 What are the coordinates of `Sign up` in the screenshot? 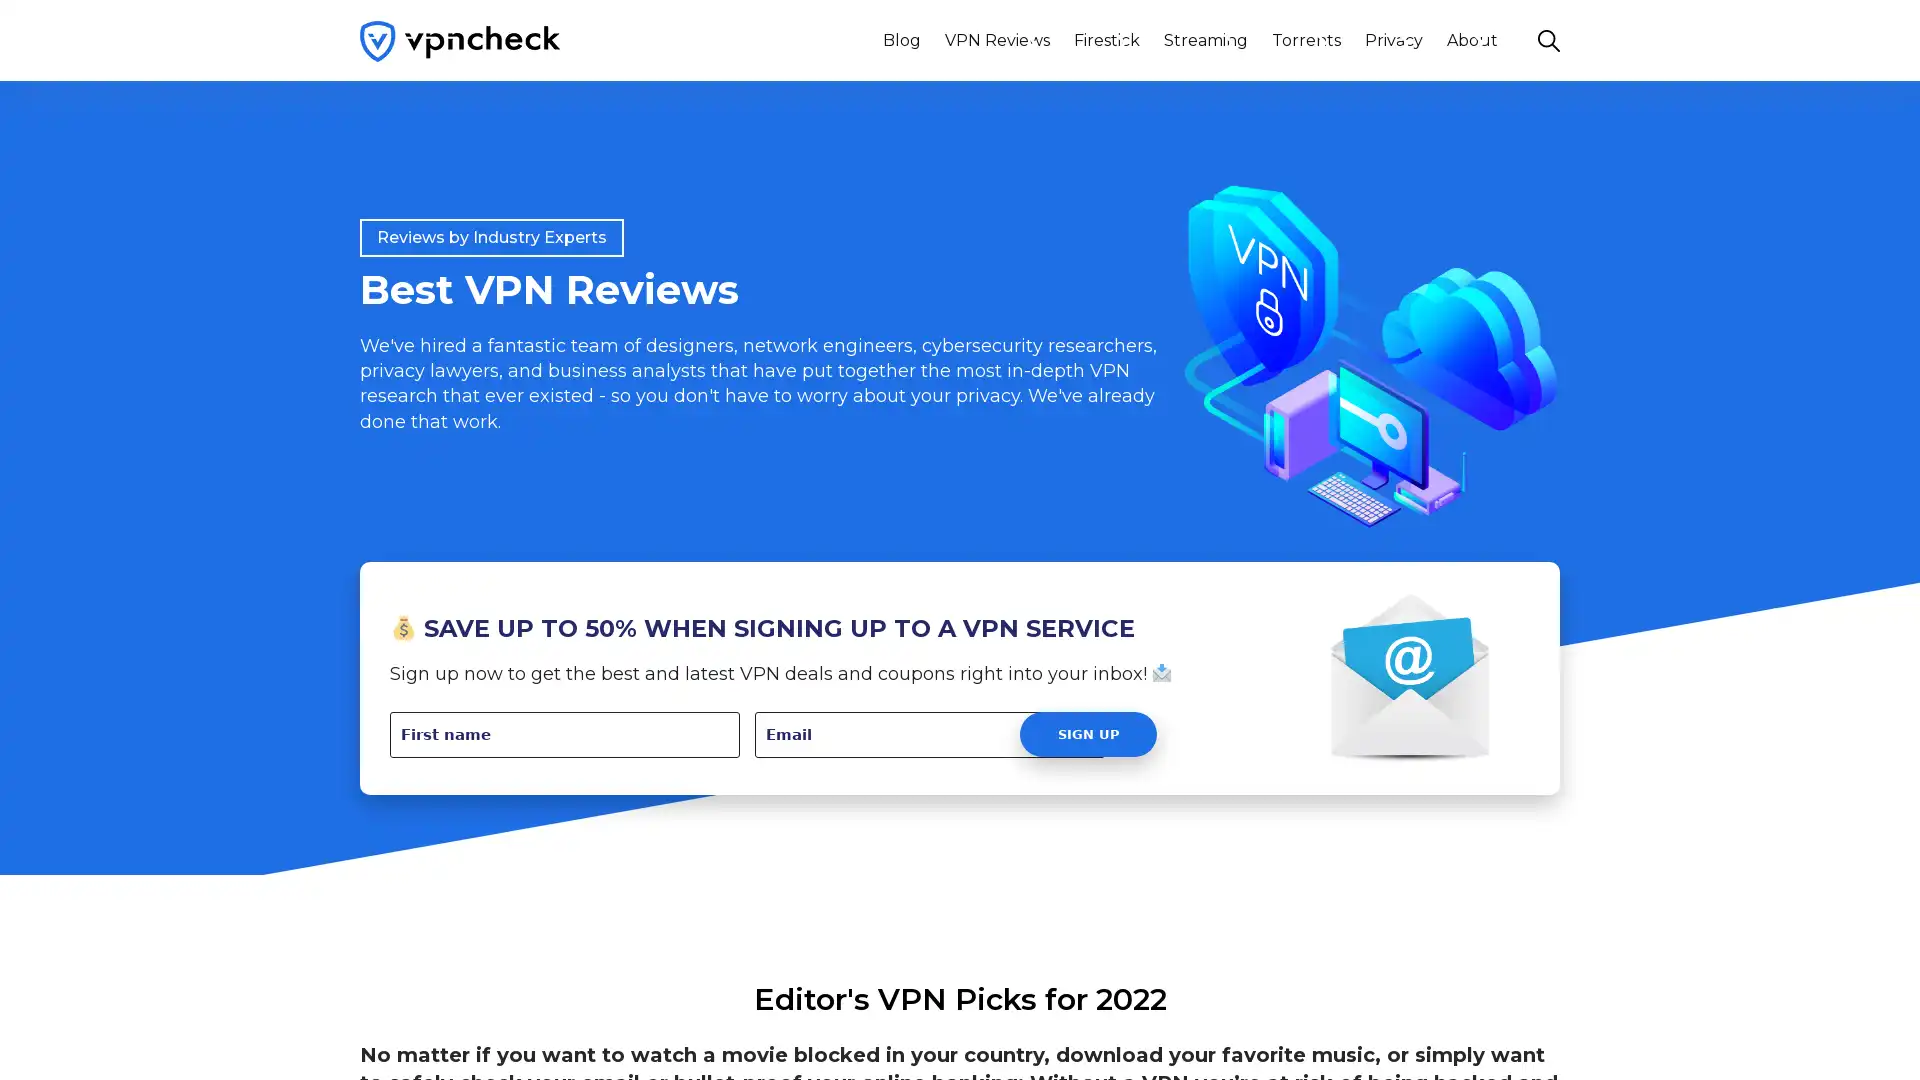 It's located at (1087, 734).